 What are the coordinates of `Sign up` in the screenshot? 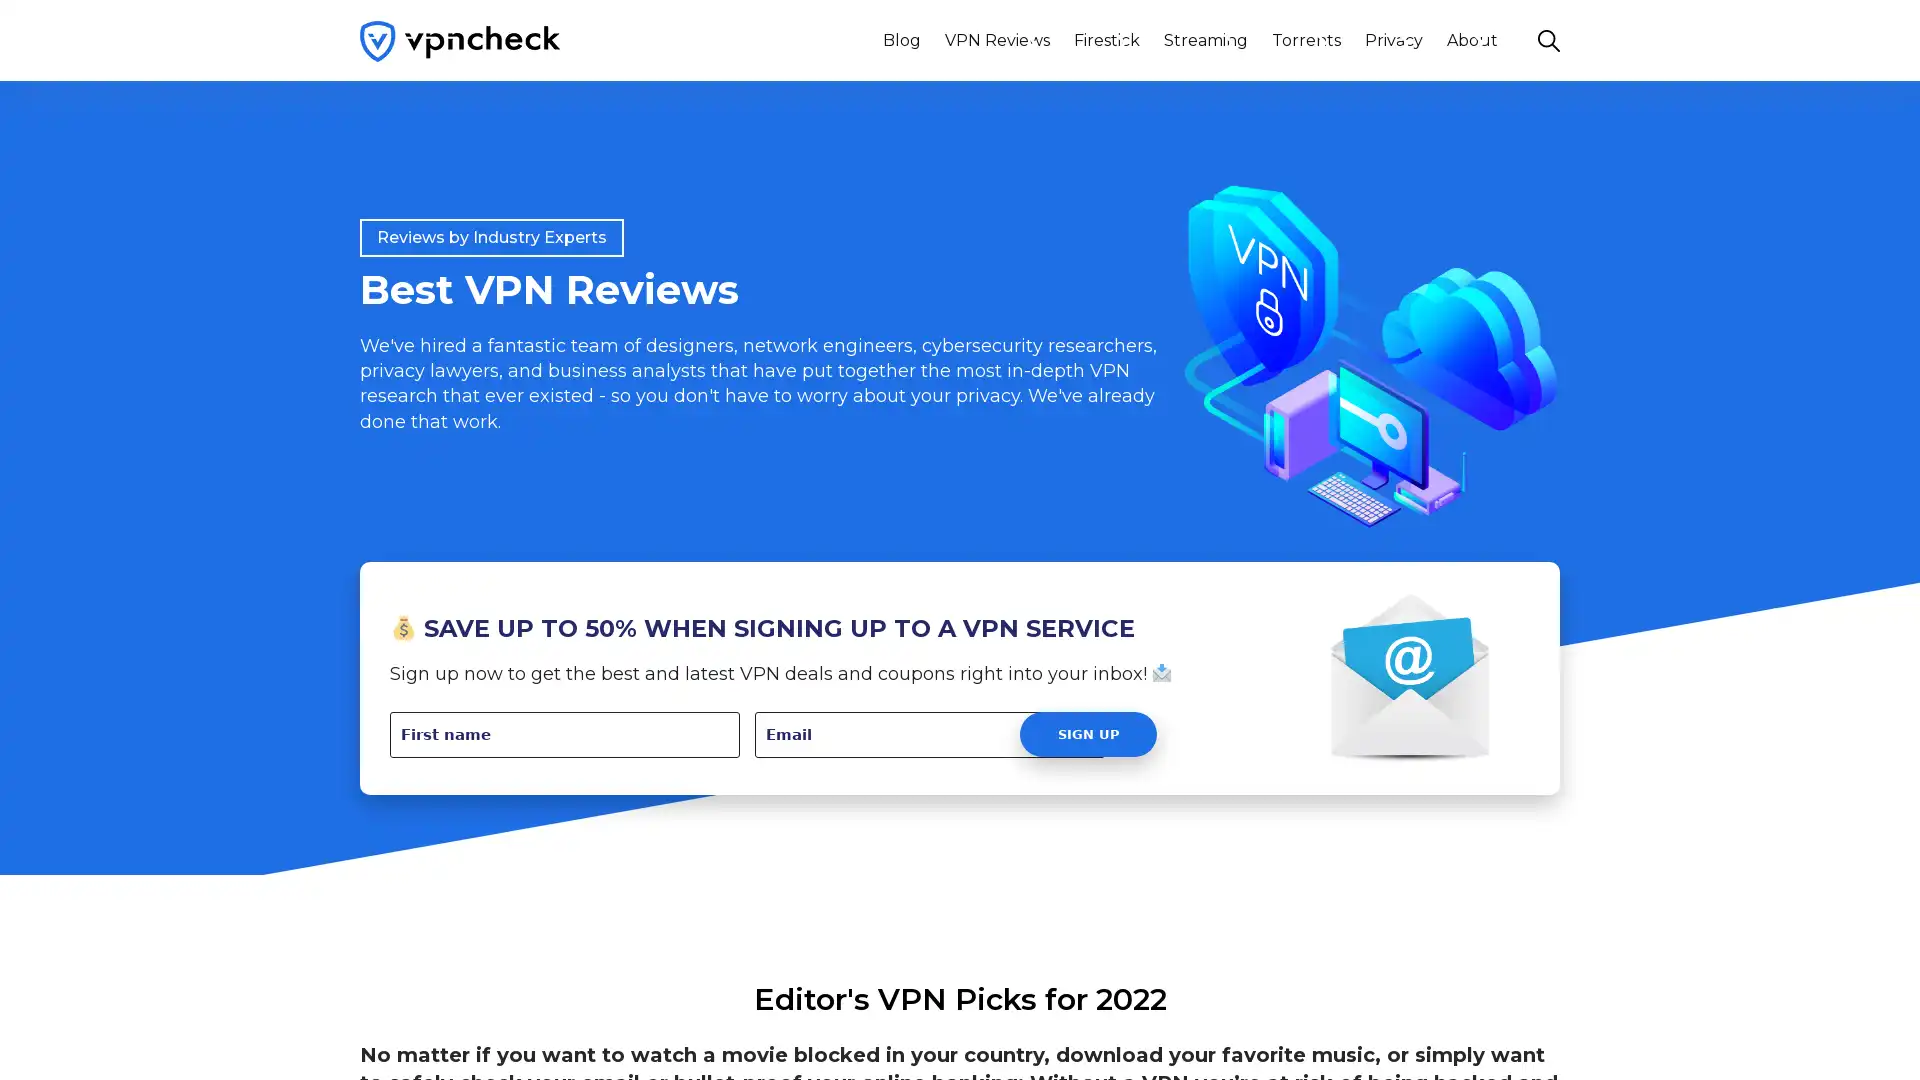 It's located at (1087, 734).